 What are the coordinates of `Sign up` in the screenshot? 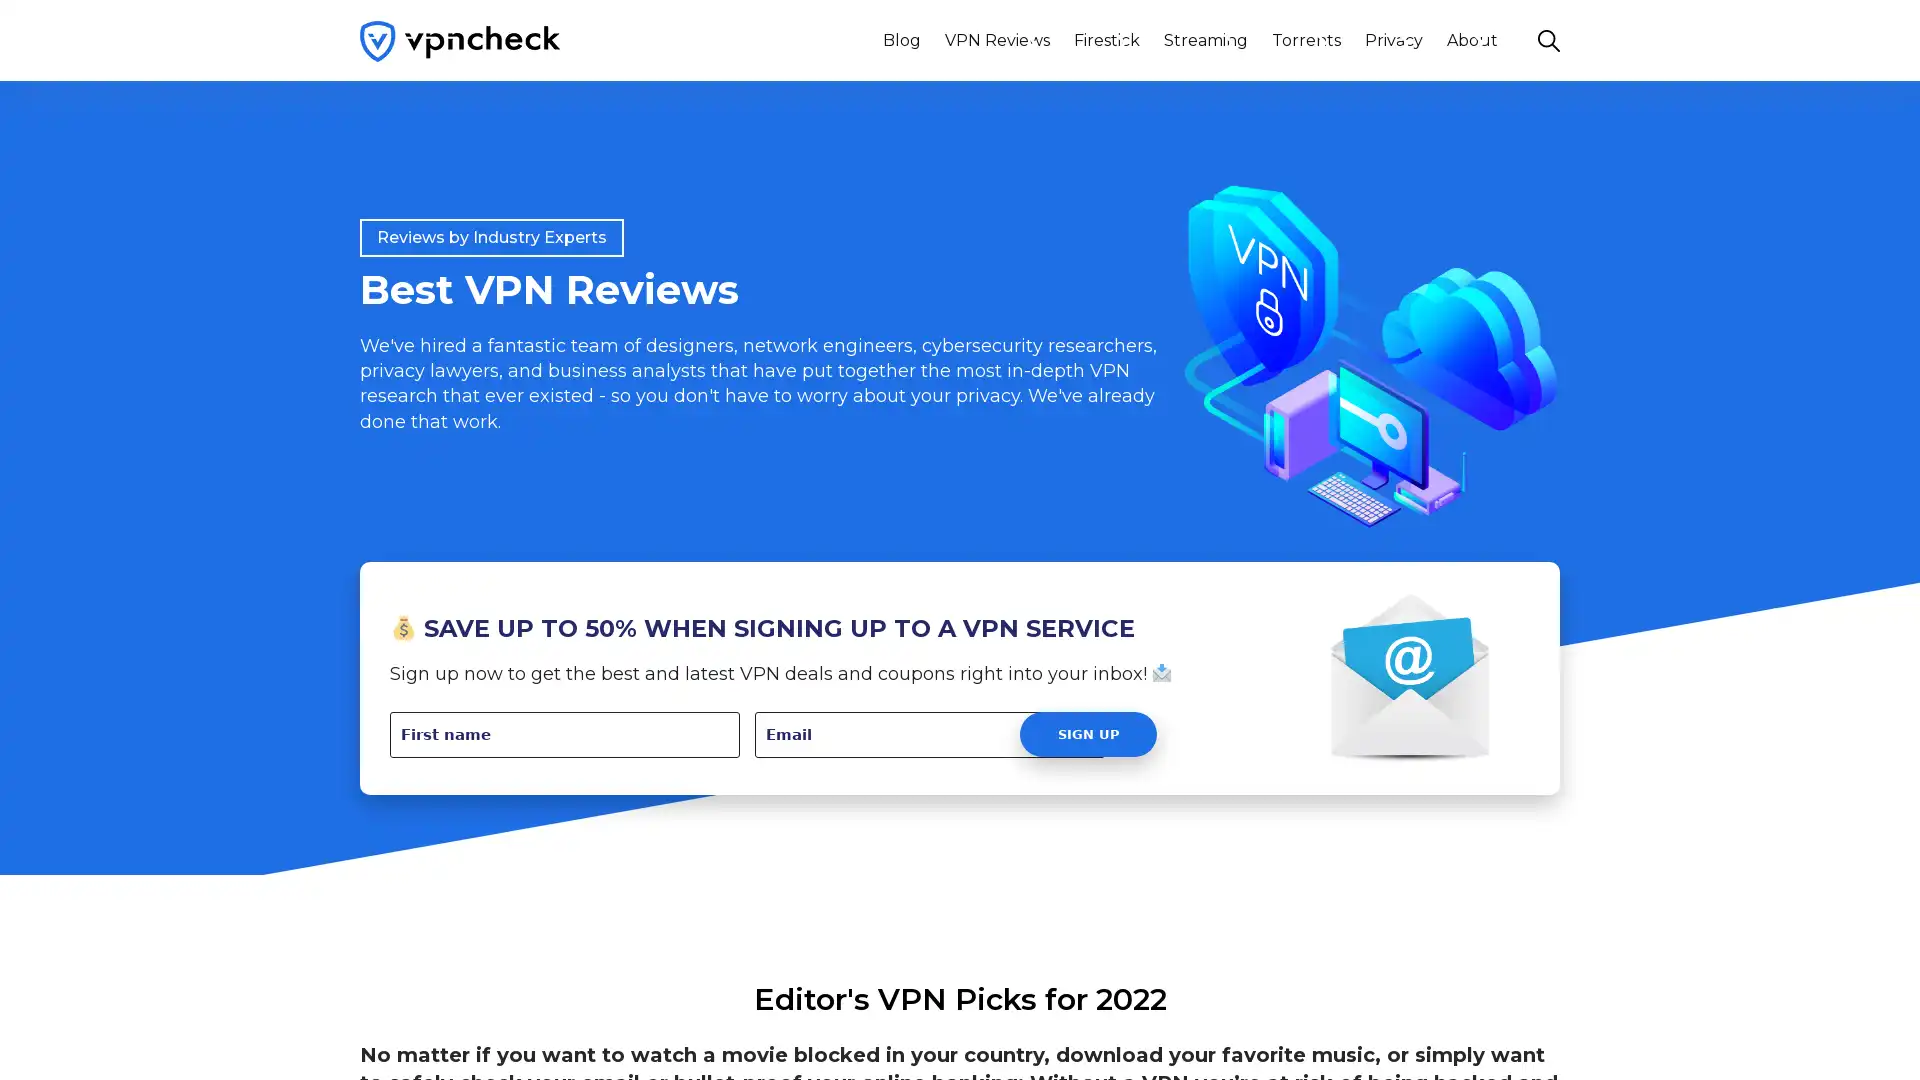 It's located at (1087, 734).